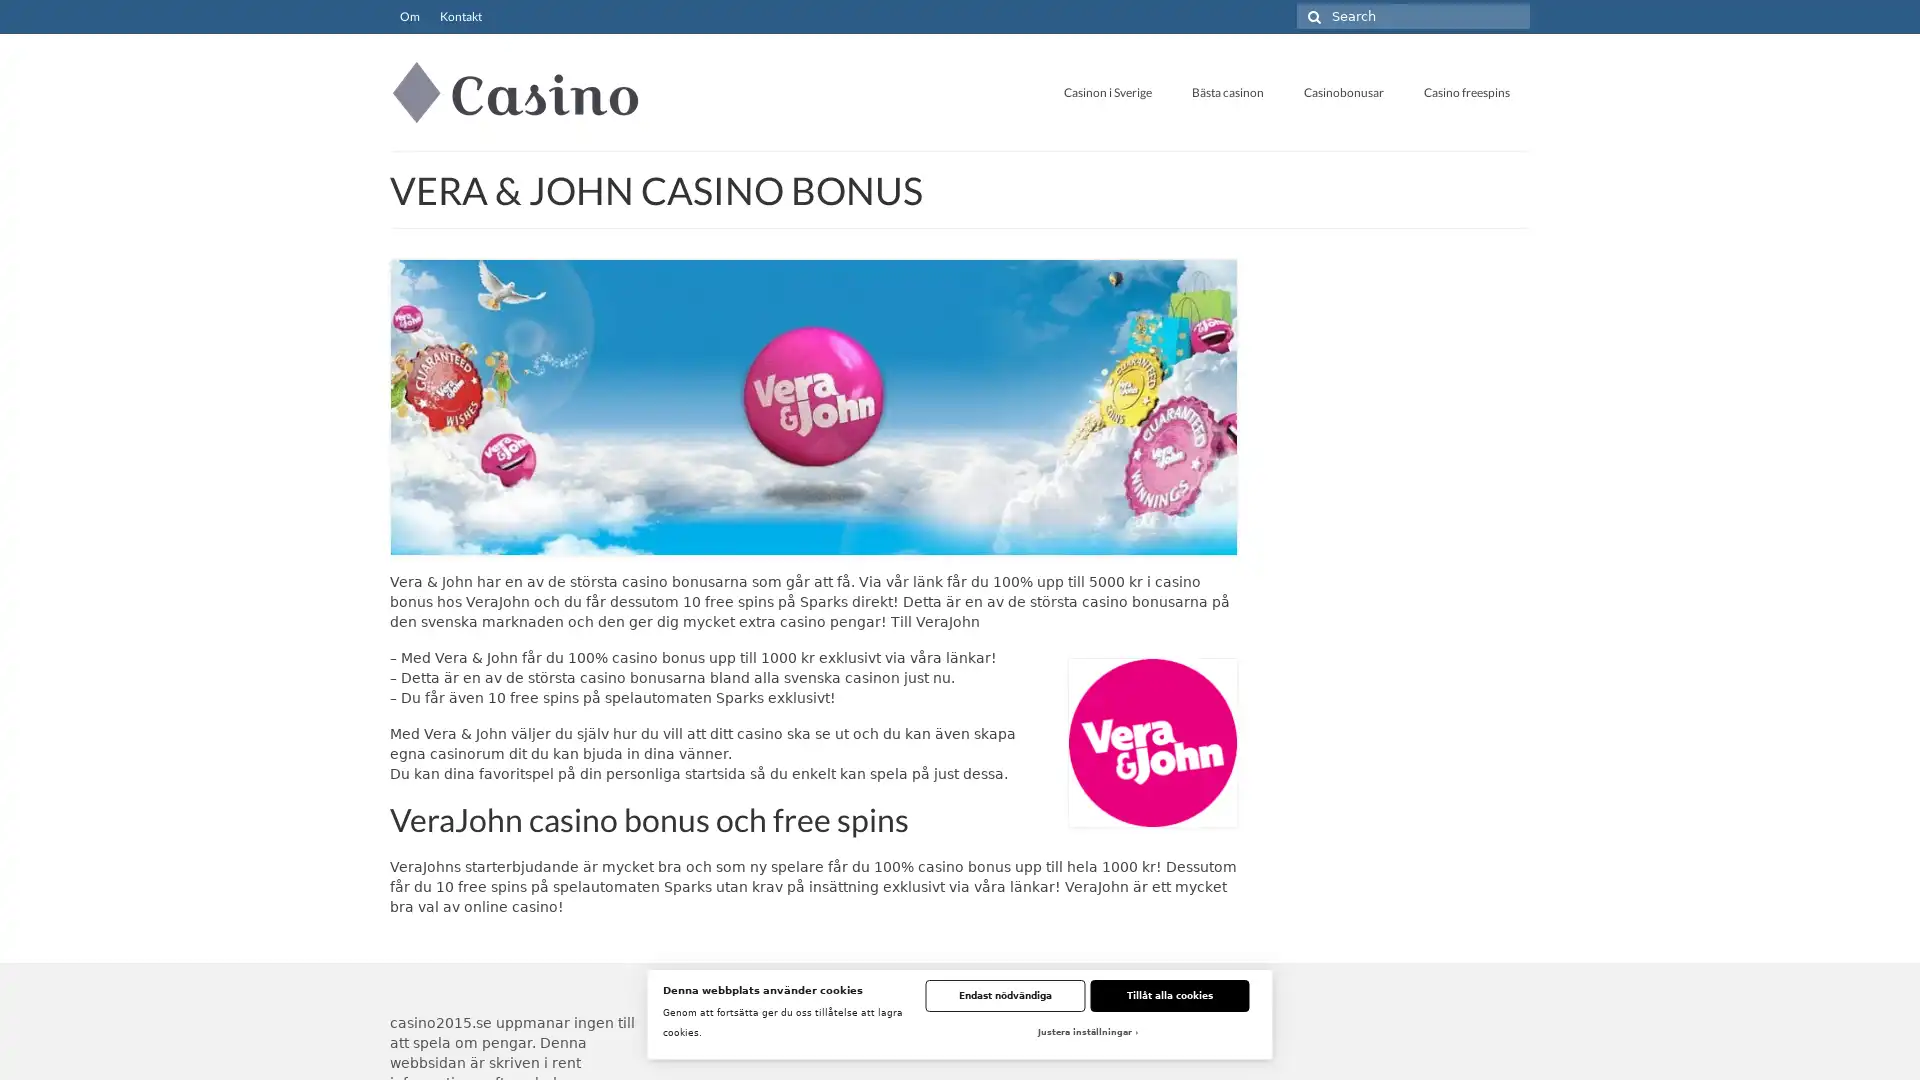  I want to click on Justera installningar, so click(1085, 1033).